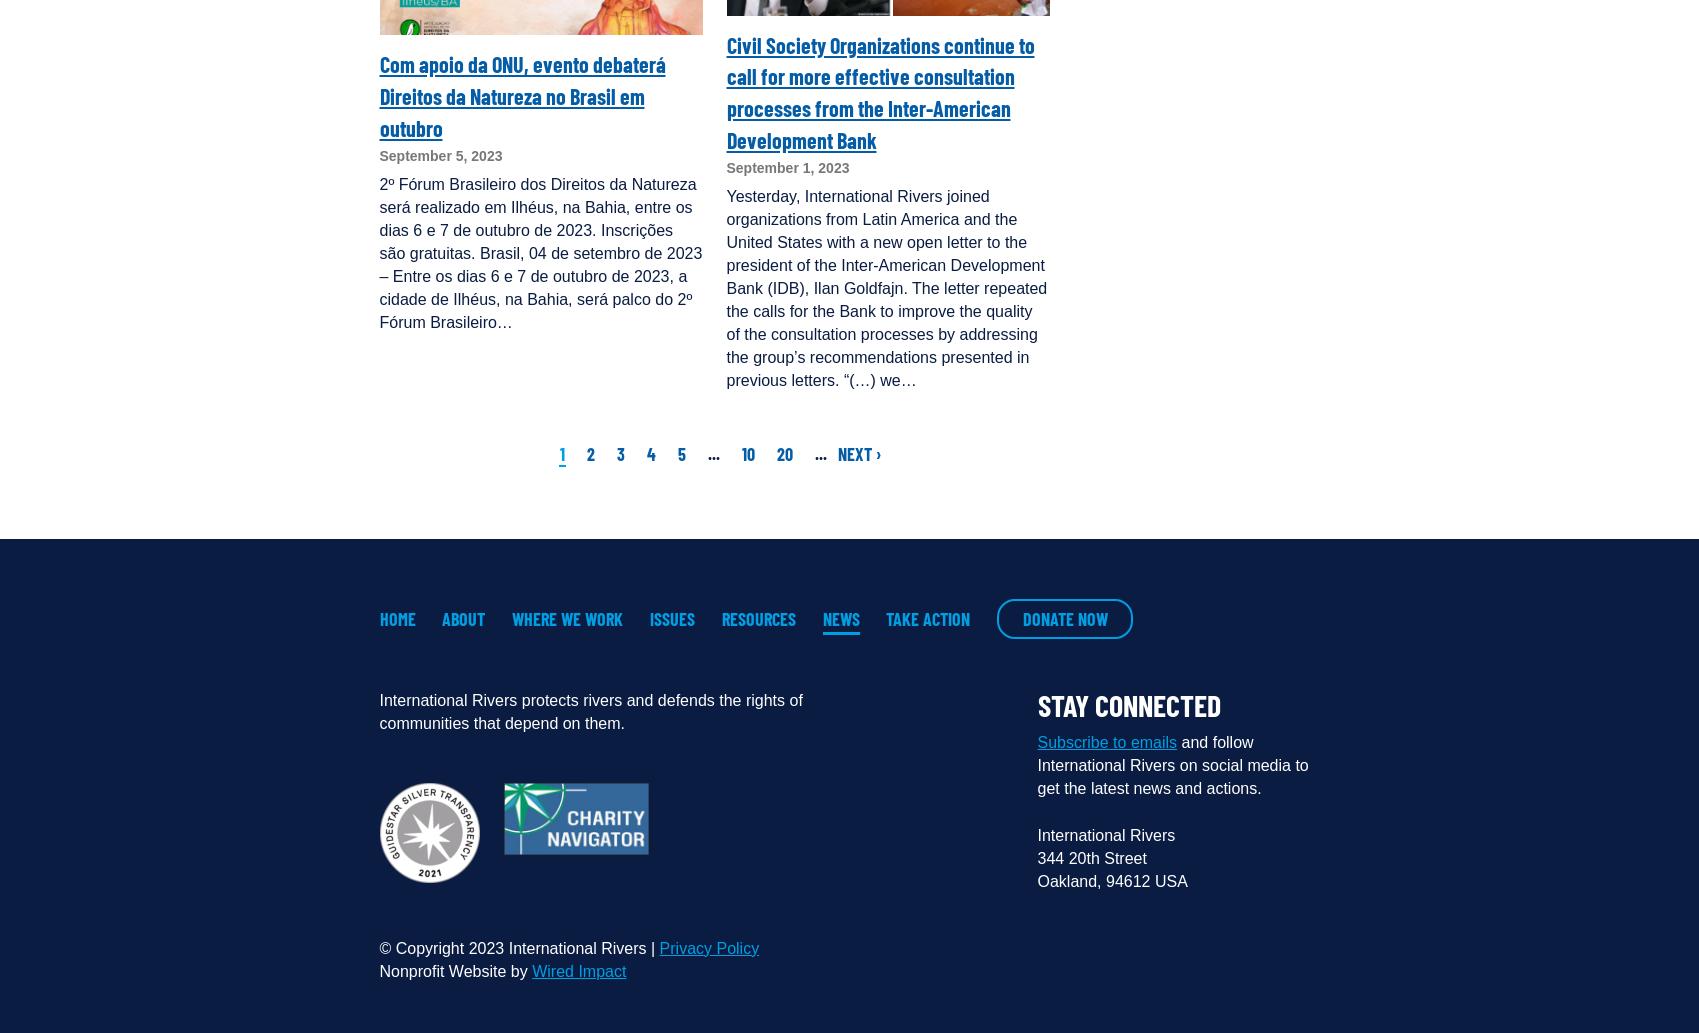  What do you see at coordinates (590, 454) in the screenshot?
I see `'2'` at bounding box center [590, 454].